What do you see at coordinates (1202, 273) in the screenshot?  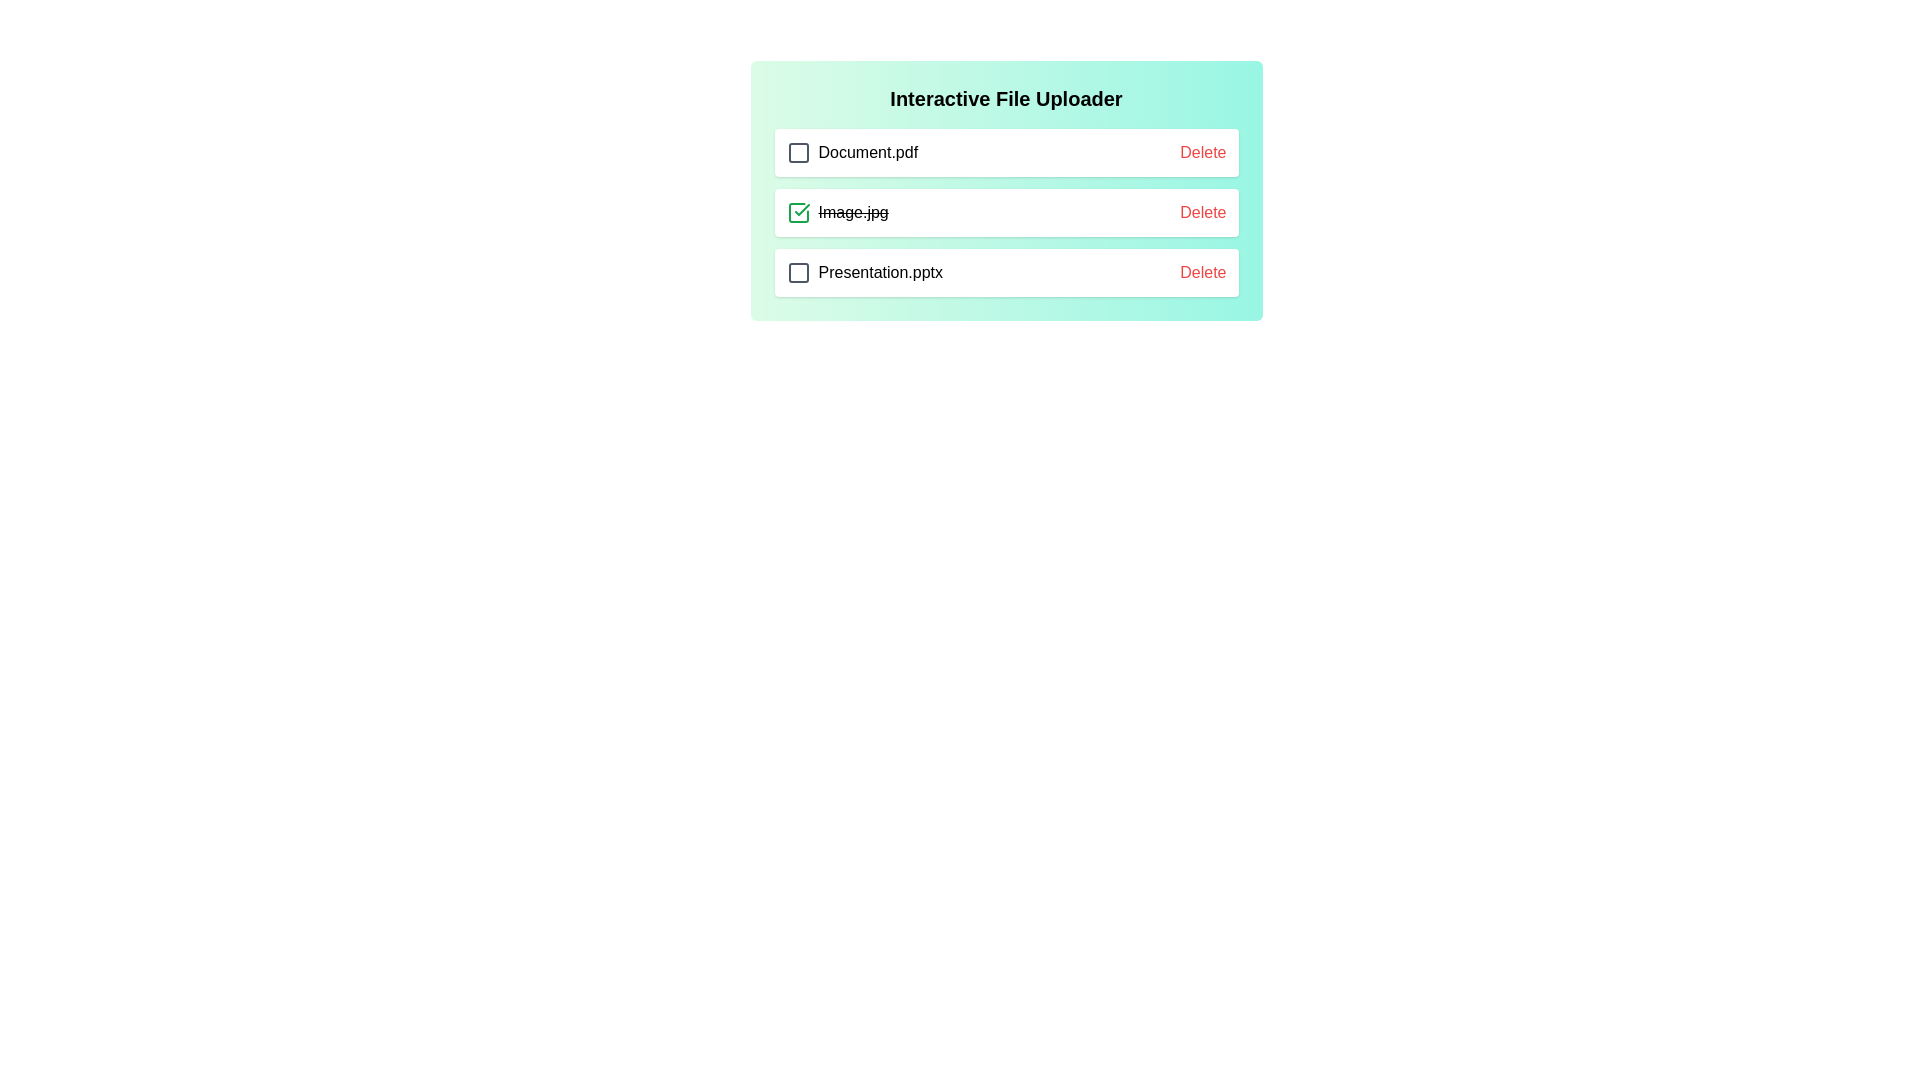 I see `delete button associated with Presentation.pptx` at bounding box center [1202, 273].